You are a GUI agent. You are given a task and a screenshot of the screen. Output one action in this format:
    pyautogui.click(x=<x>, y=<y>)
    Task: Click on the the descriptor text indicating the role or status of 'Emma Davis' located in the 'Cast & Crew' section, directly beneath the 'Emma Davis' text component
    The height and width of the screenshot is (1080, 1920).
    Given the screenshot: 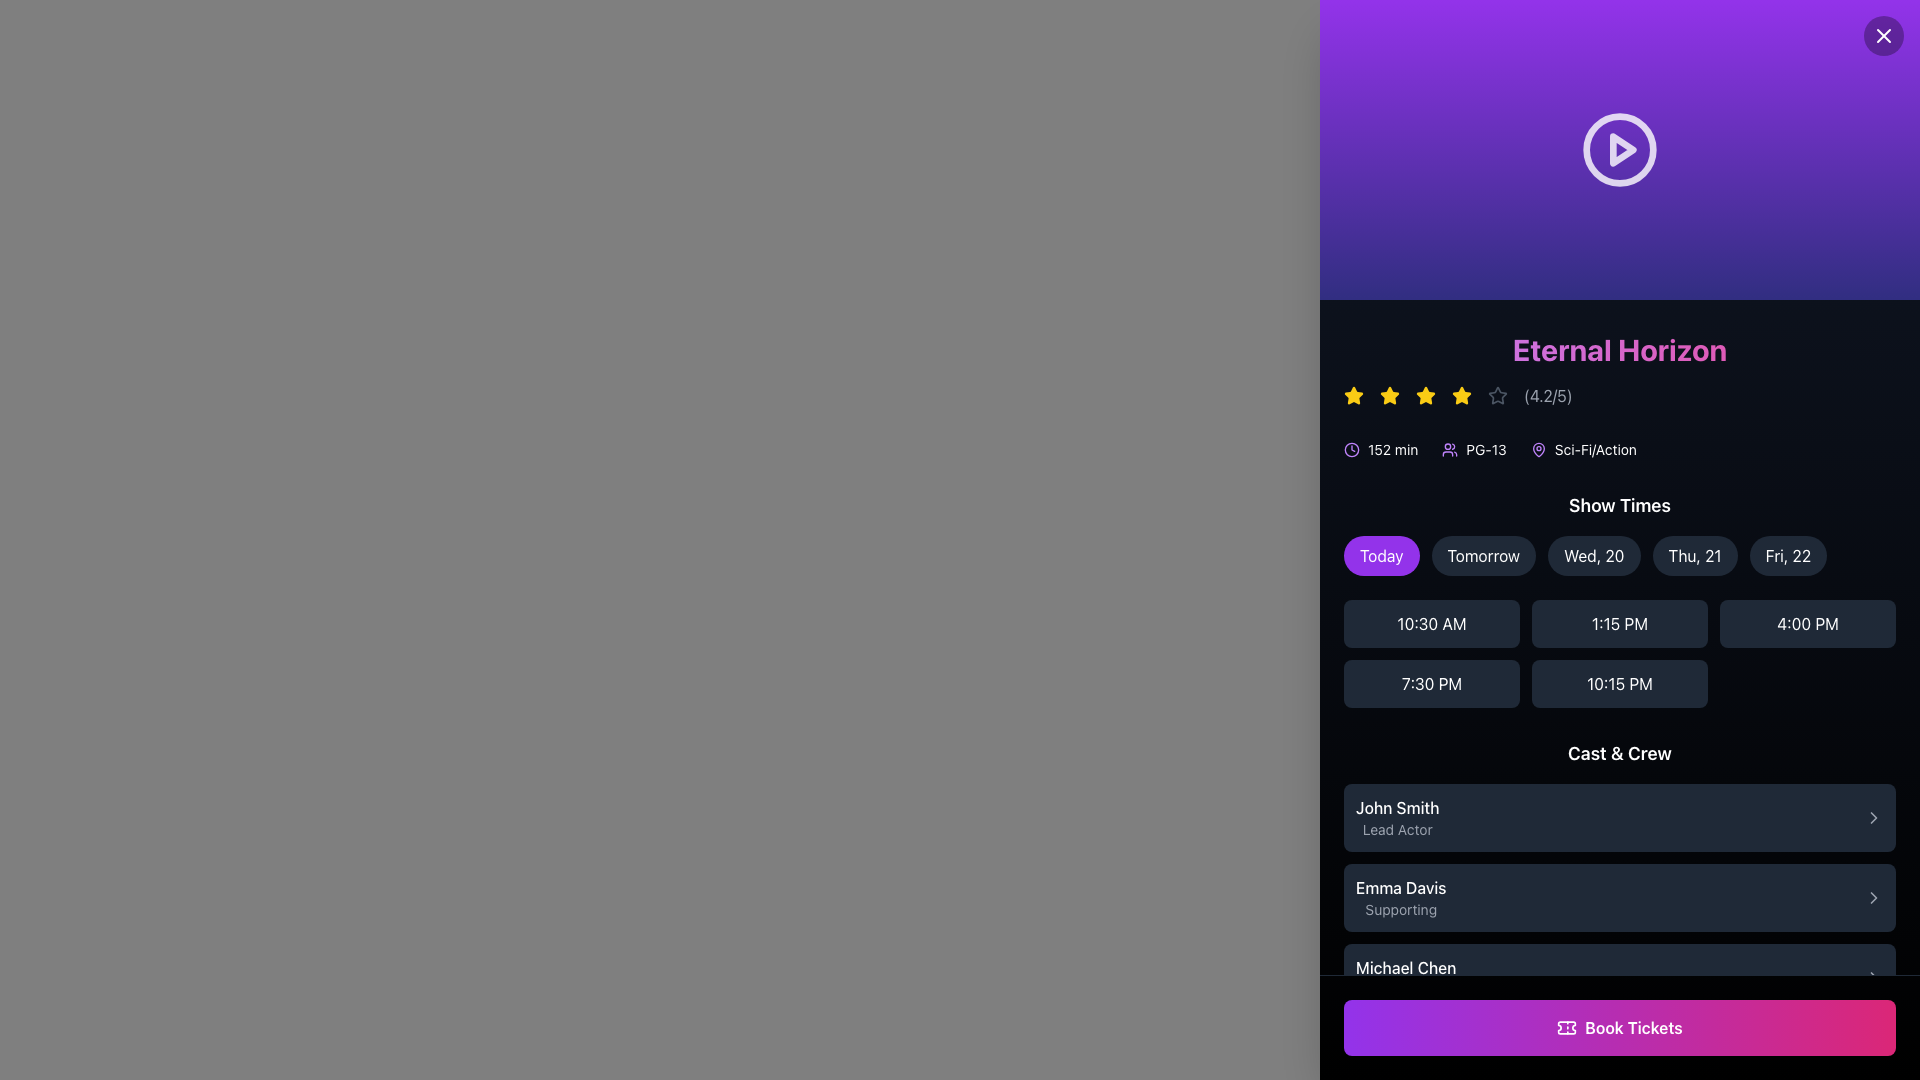 What is the action you would take?
    pyautogui.click(x=1400, y=910)
    